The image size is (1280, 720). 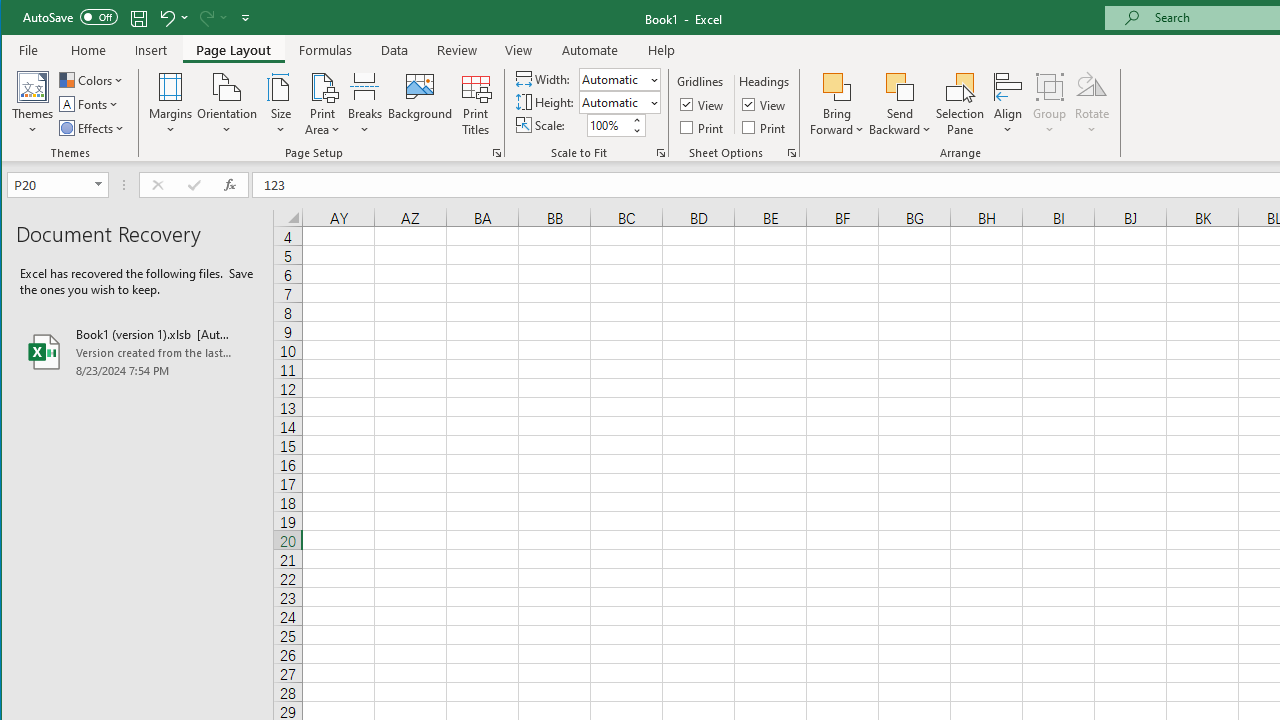 What do you see at coordinates (49, 184) in the screenshot?
I see `'Name Box'` at bounding box center [49, 184].